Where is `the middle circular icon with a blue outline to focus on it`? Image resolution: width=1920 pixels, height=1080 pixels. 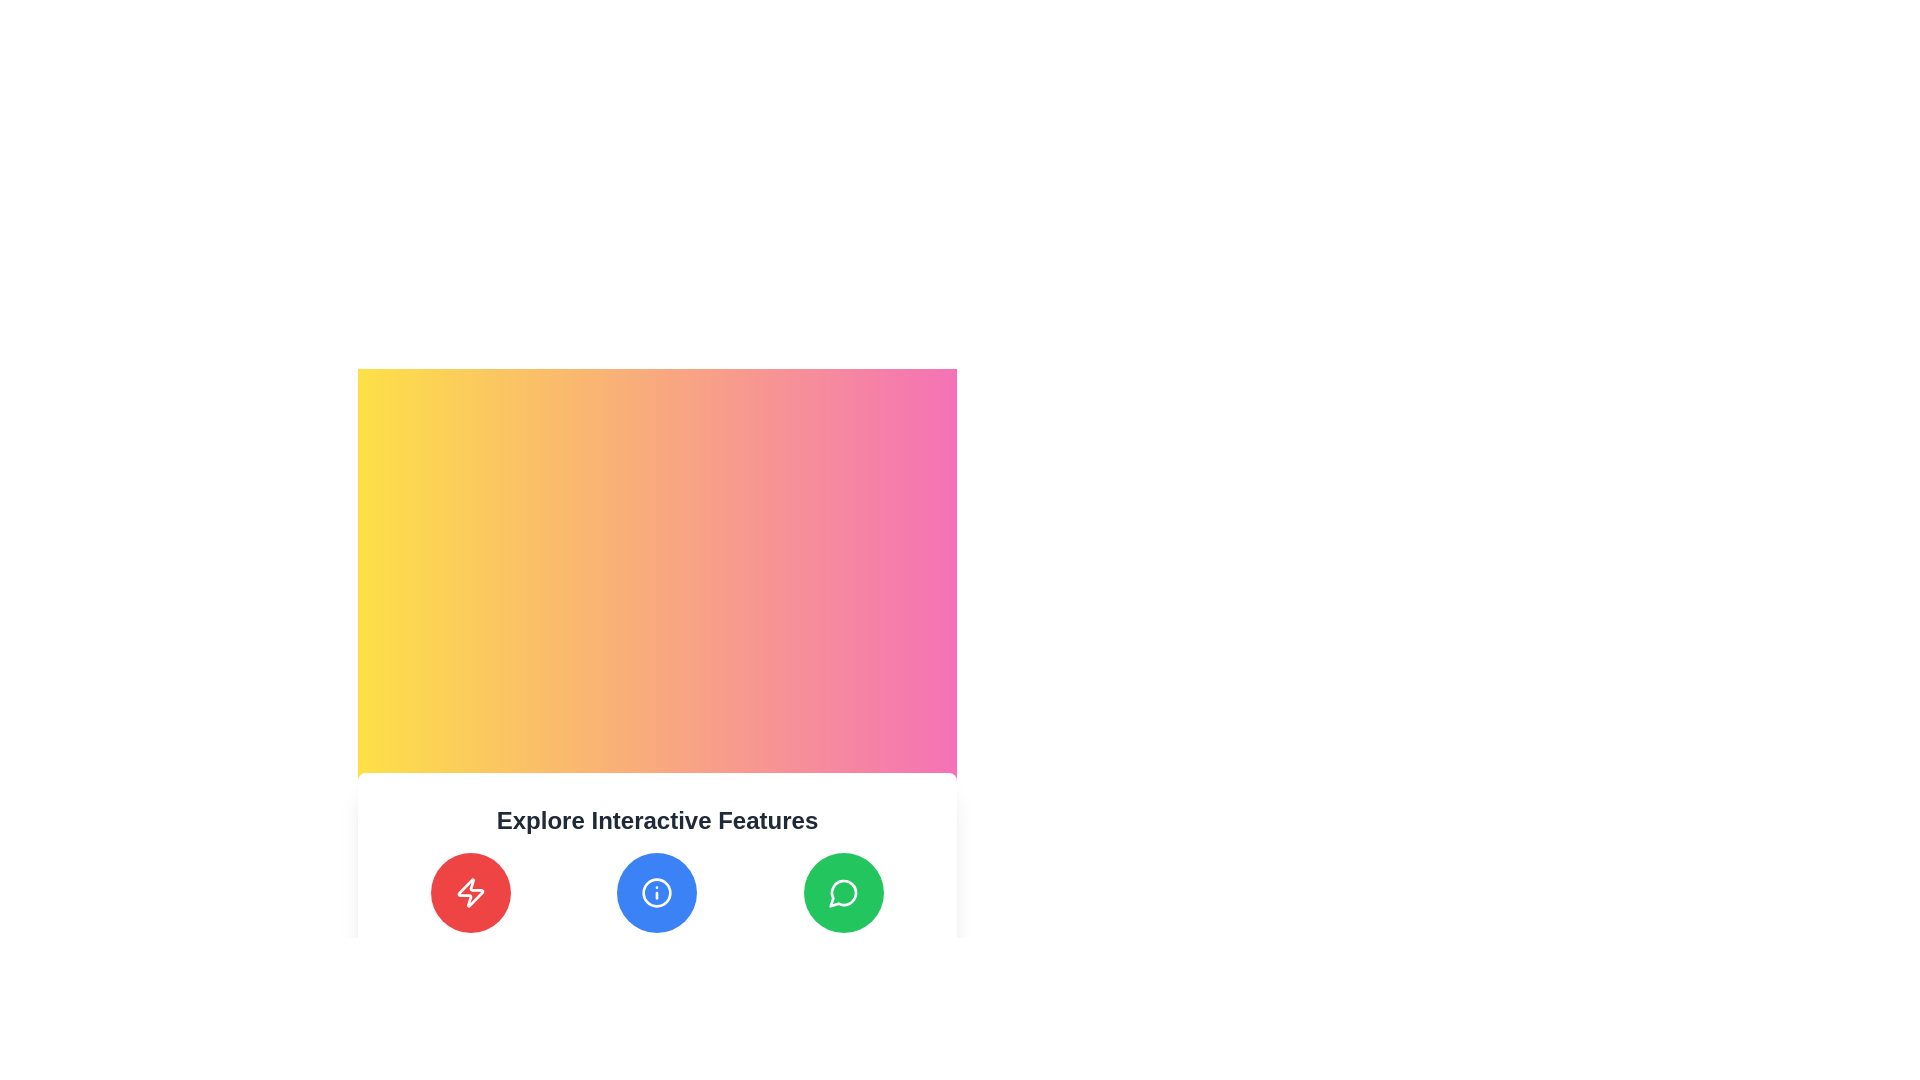 the middle circular icon with a blue outline to focus on it is located at coordinates (657, 892).